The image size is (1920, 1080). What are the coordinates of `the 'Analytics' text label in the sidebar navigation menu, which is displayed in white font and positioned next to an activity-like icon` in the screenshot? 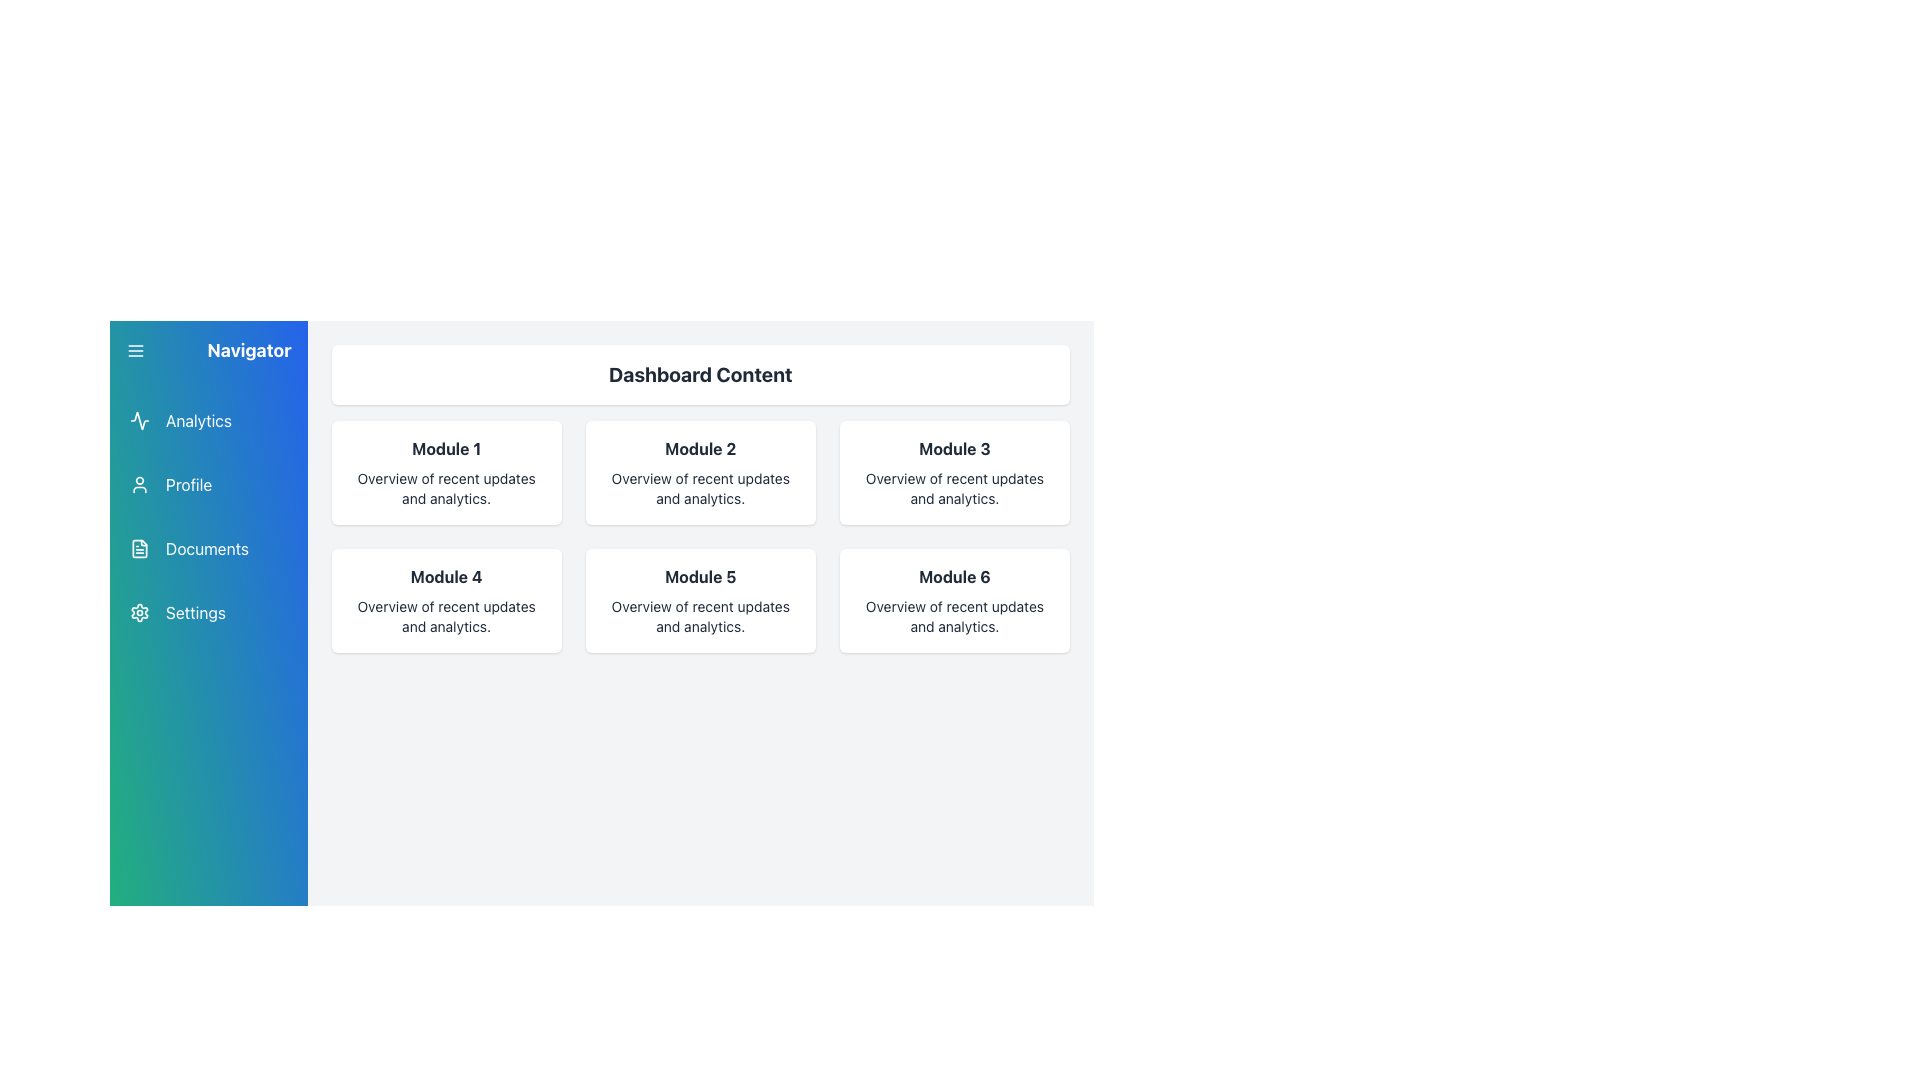 It's located at (198, 419).